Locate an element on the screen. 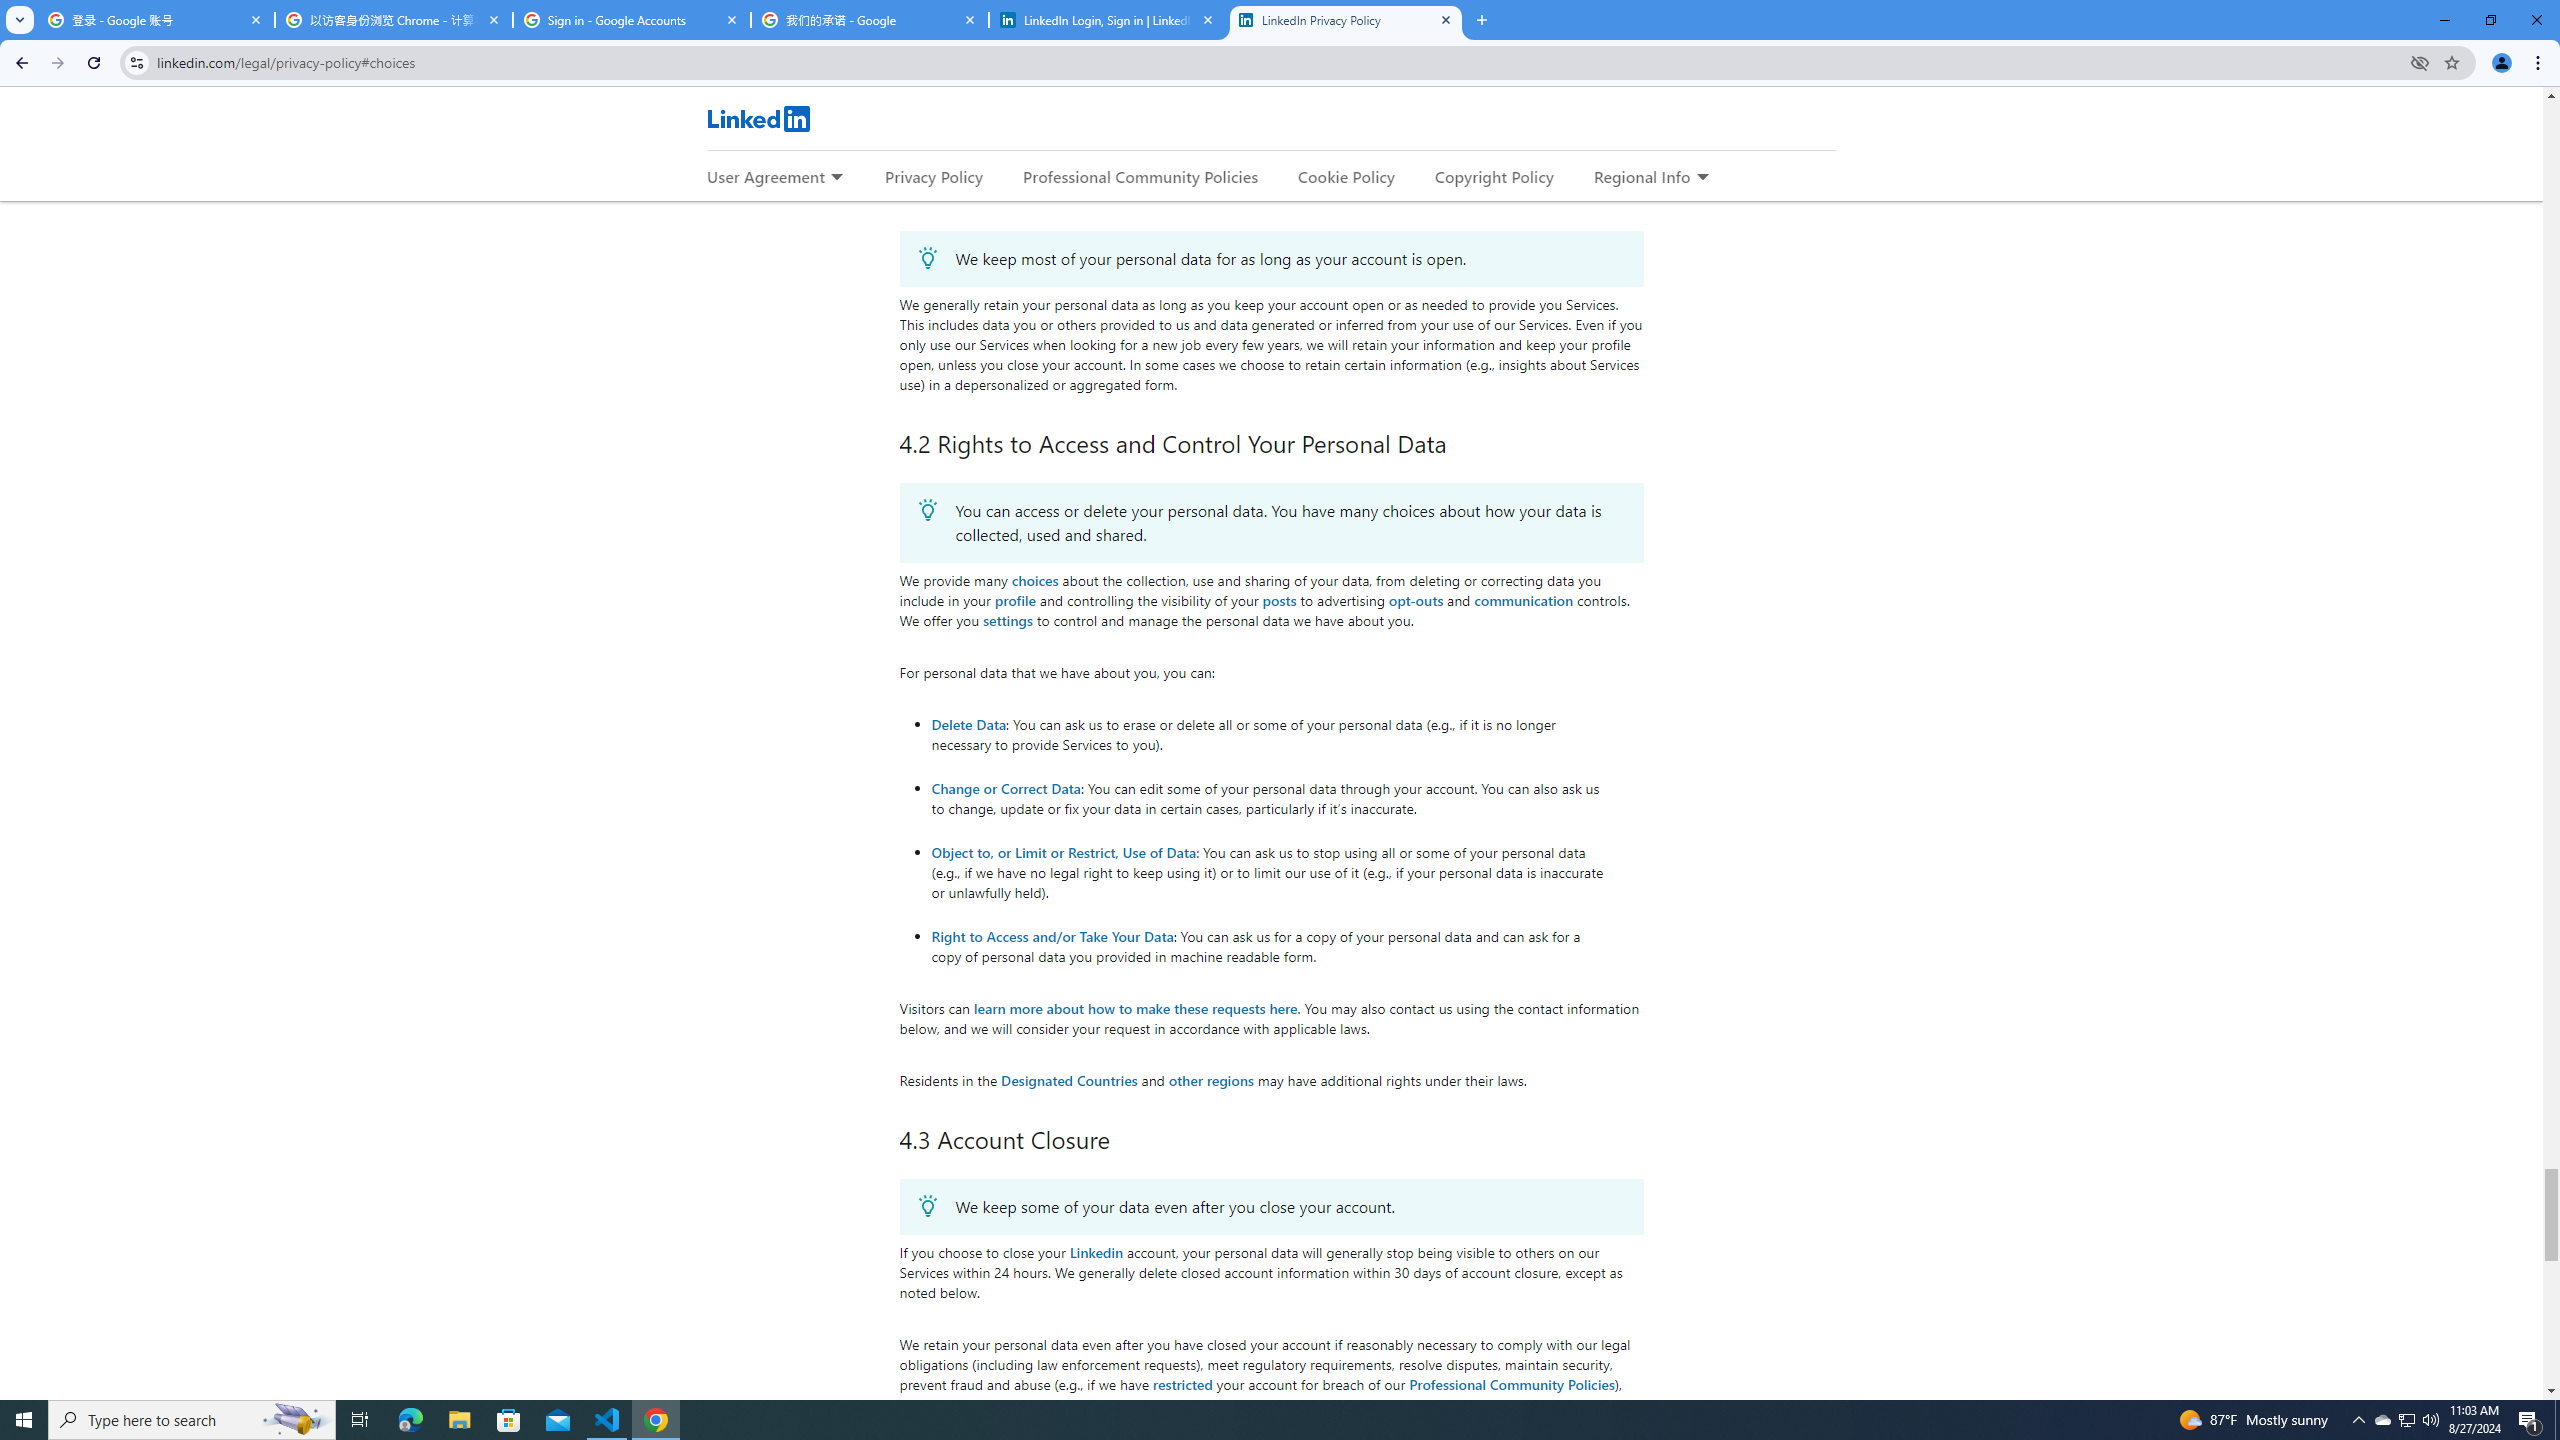  'User Agreement' is located at coordinates (765, 176).